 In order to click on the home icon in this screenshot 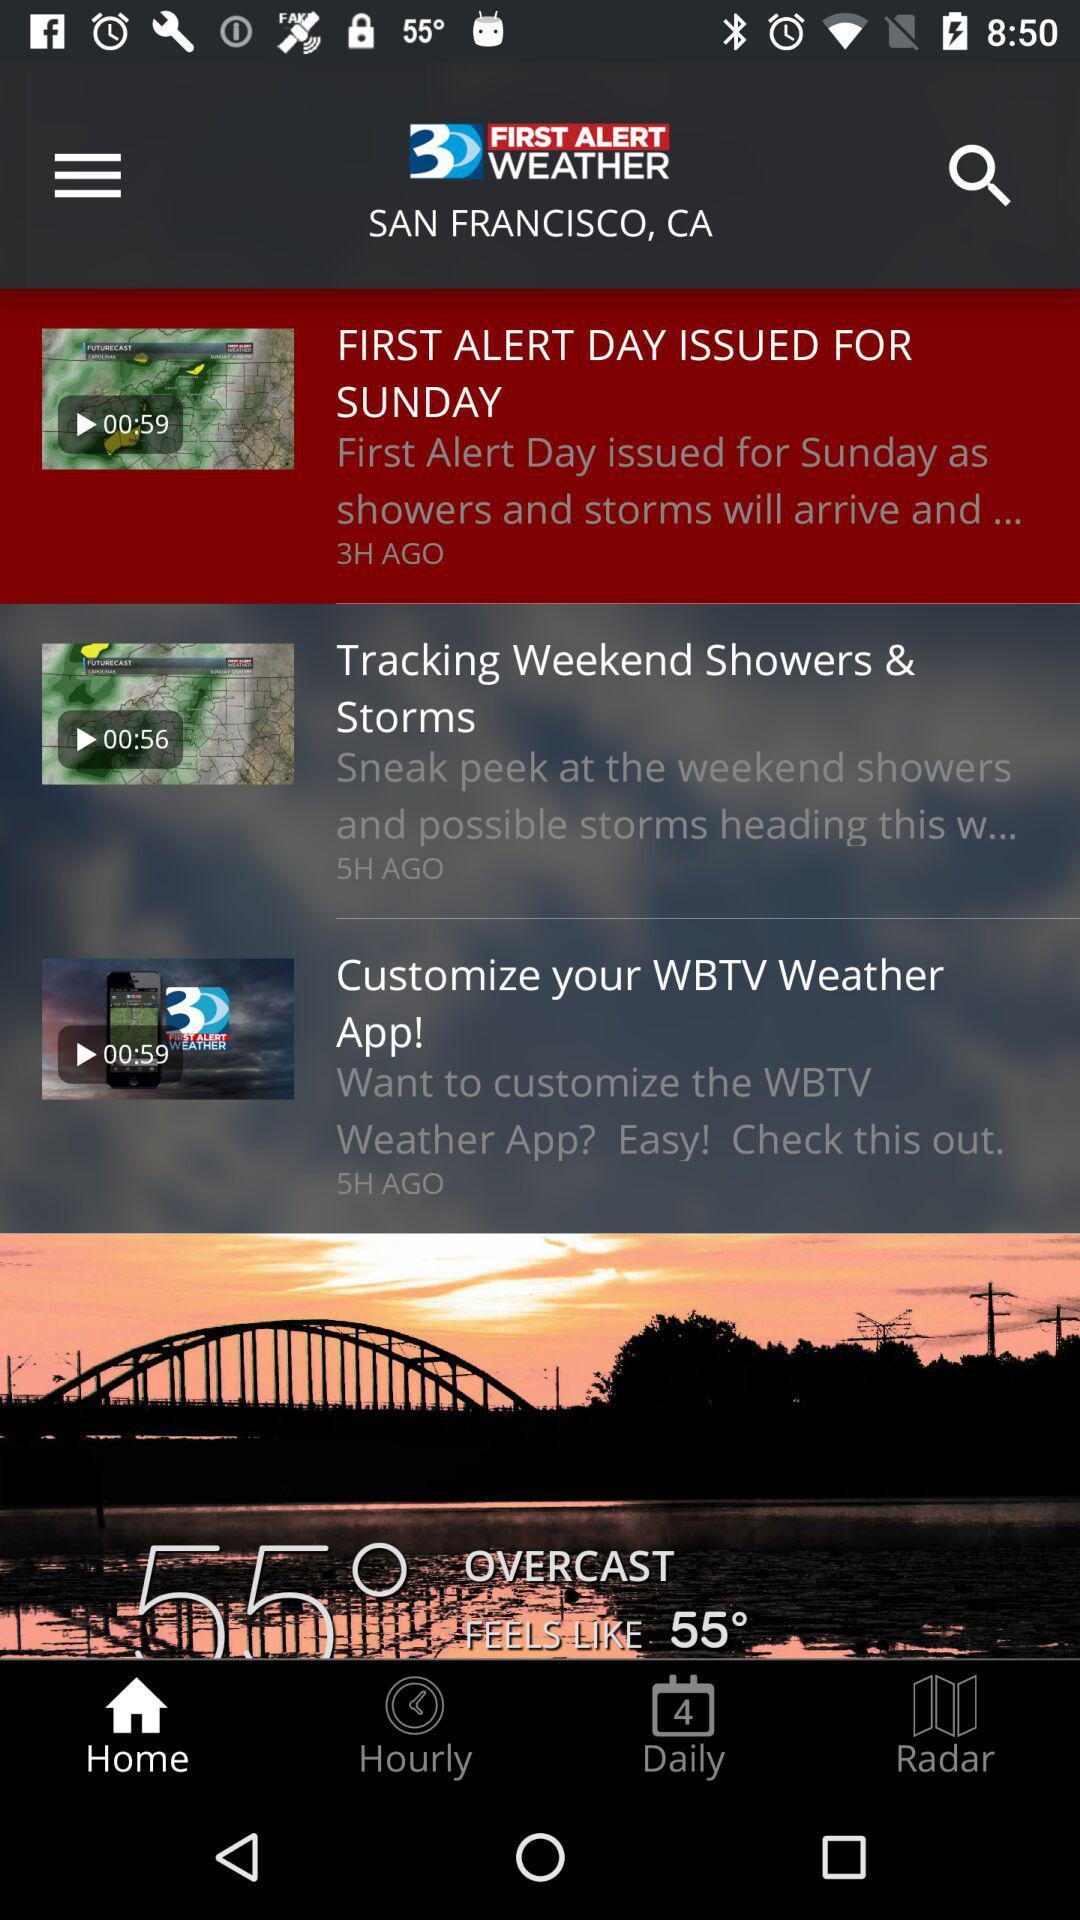, I will do `click(135, 1726)`.